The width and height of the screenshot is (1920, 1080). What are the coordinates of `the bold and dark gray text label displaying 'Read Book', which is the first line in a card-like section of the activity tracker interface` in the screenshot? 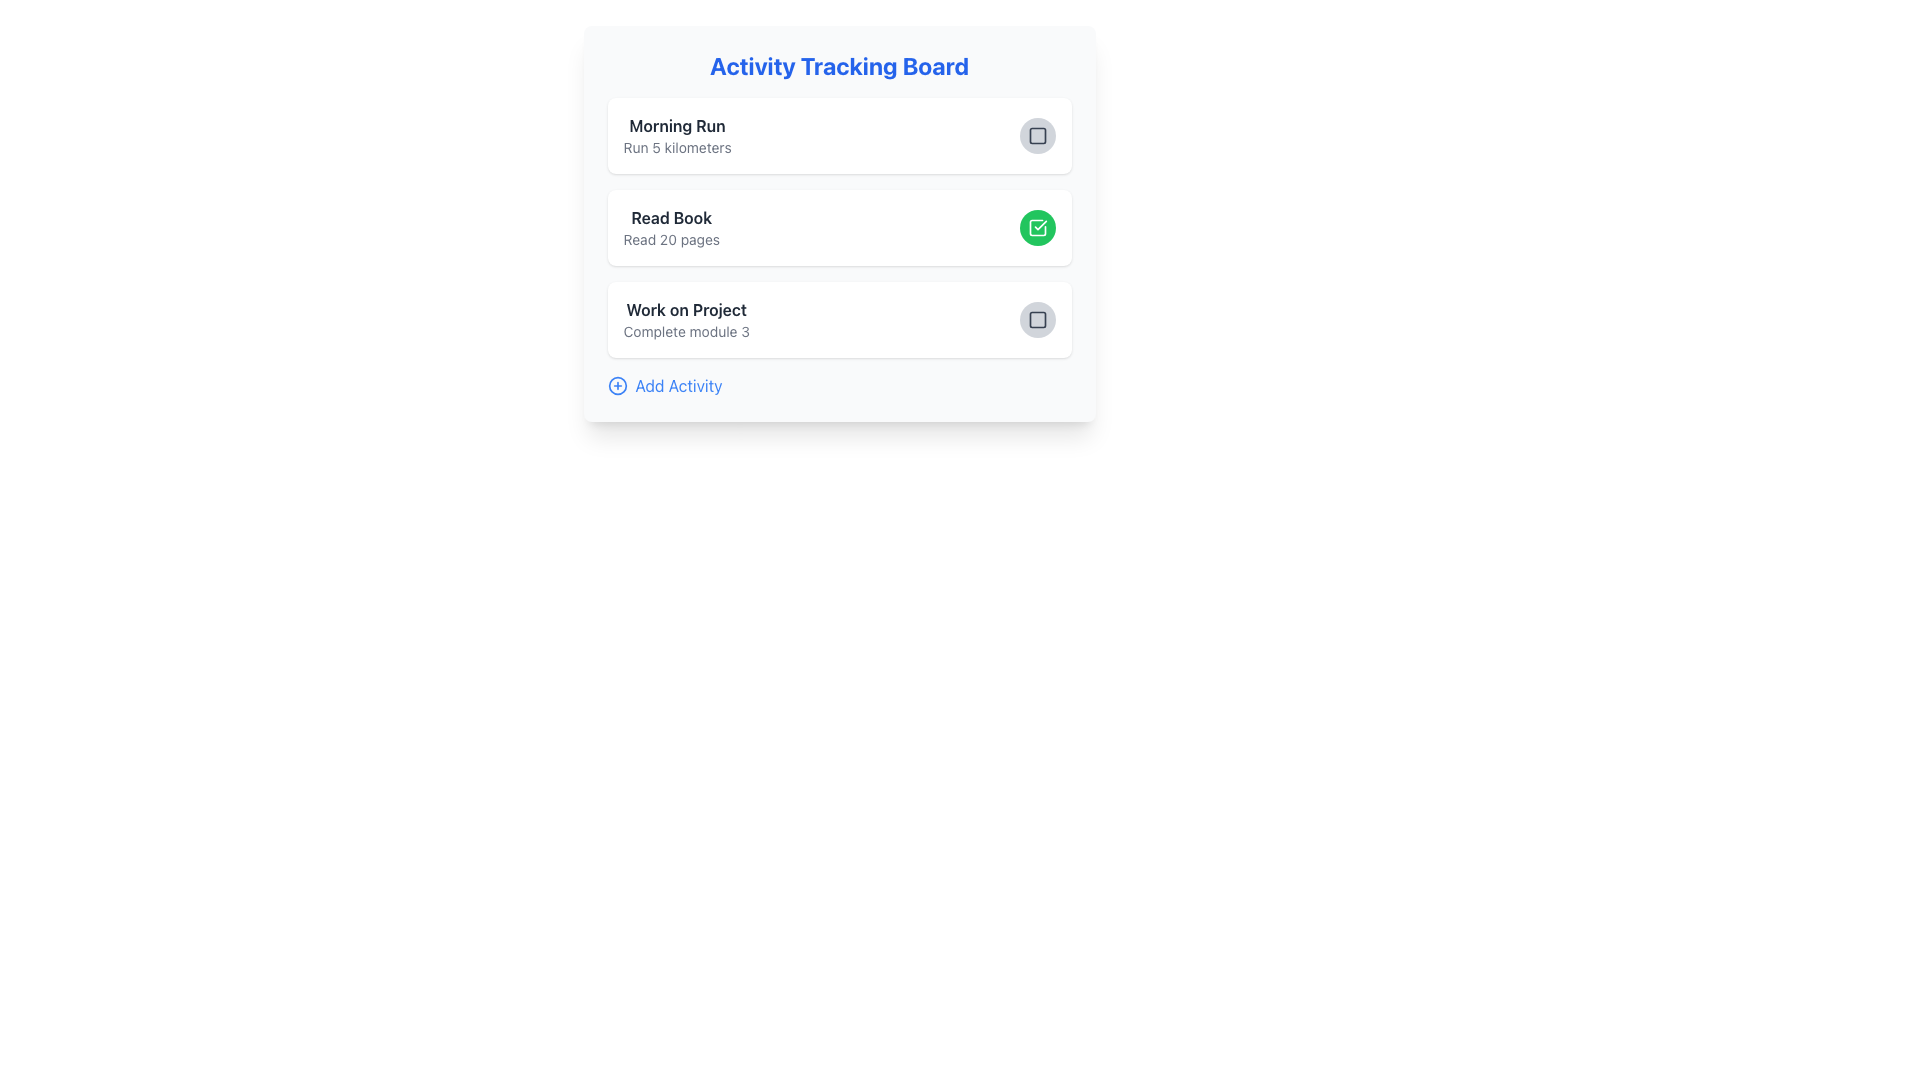 It's located at (671, 218).